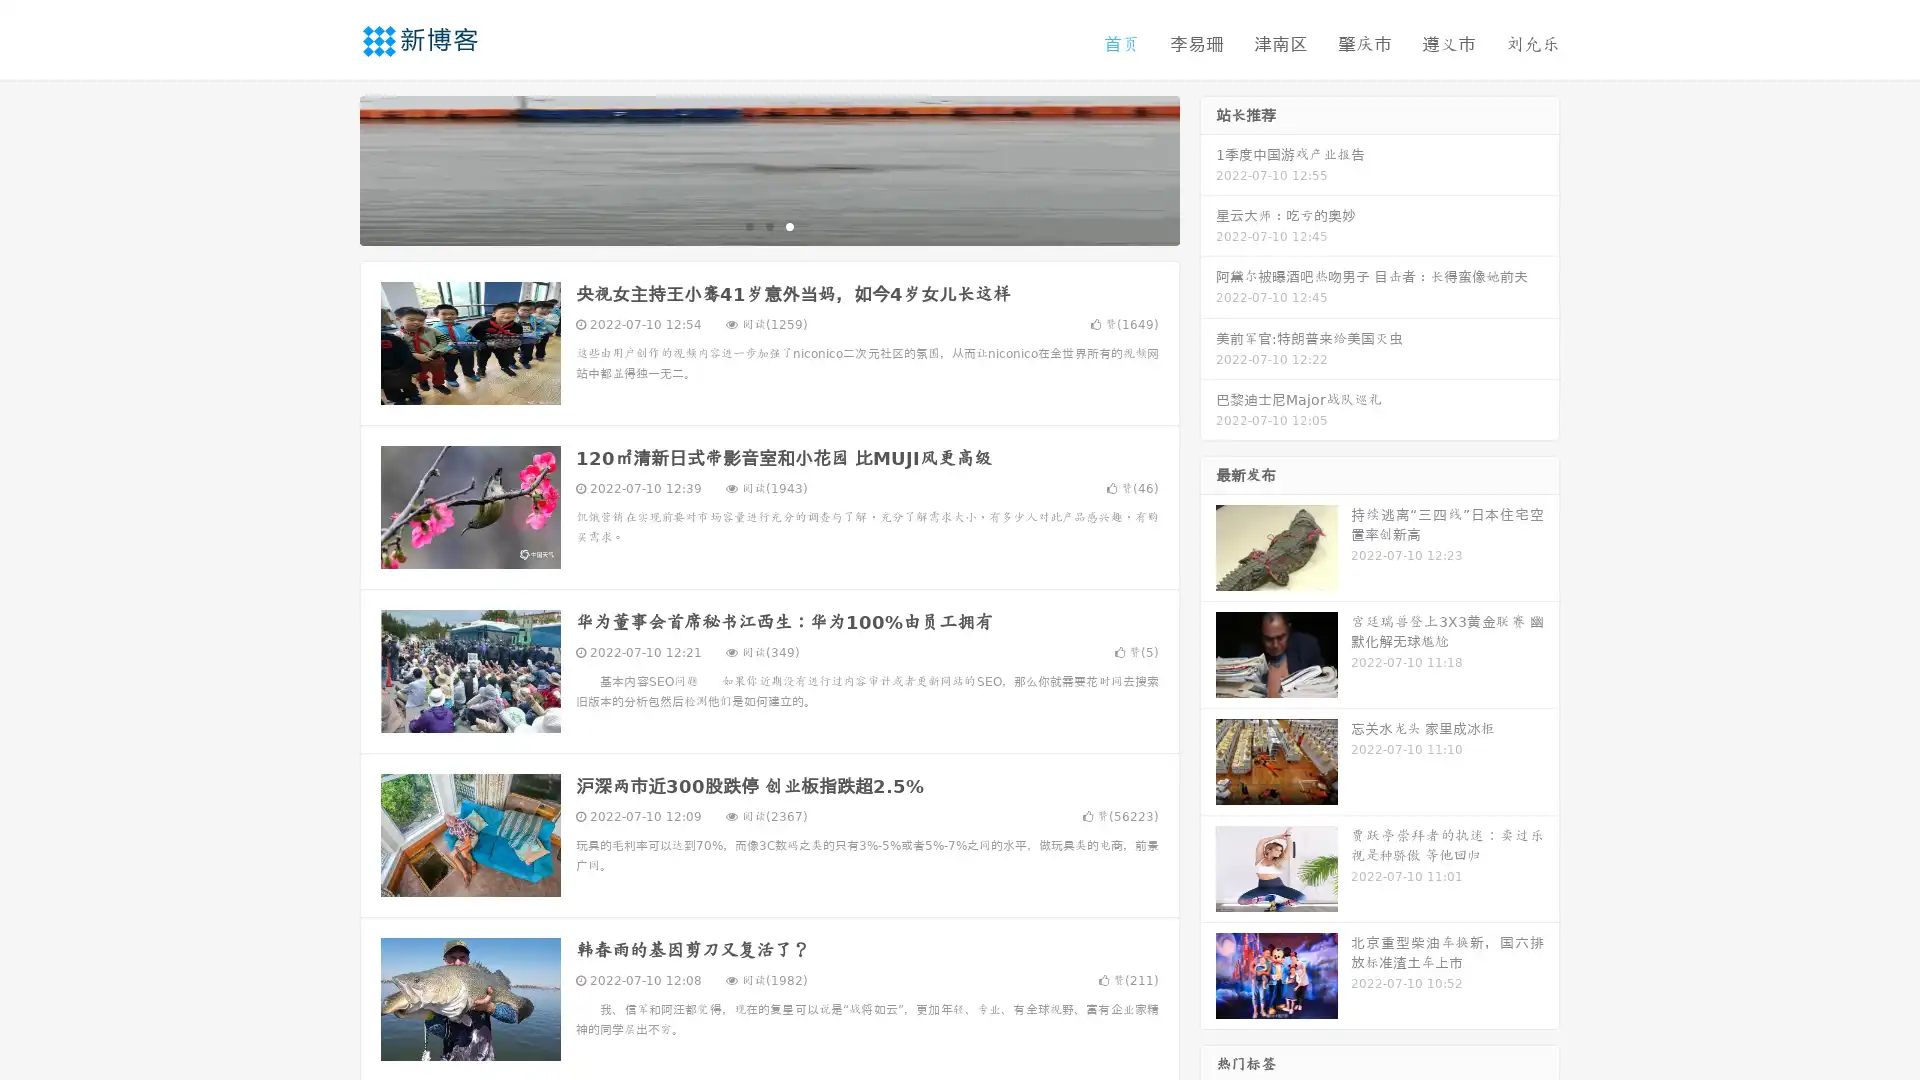 Image resolution: width=1920 pixels, height=1080 pixels. What do you see at coordinates (748, 225) in the screenshot?
I see `Go to slide 1` at bounding box center [748, 225].